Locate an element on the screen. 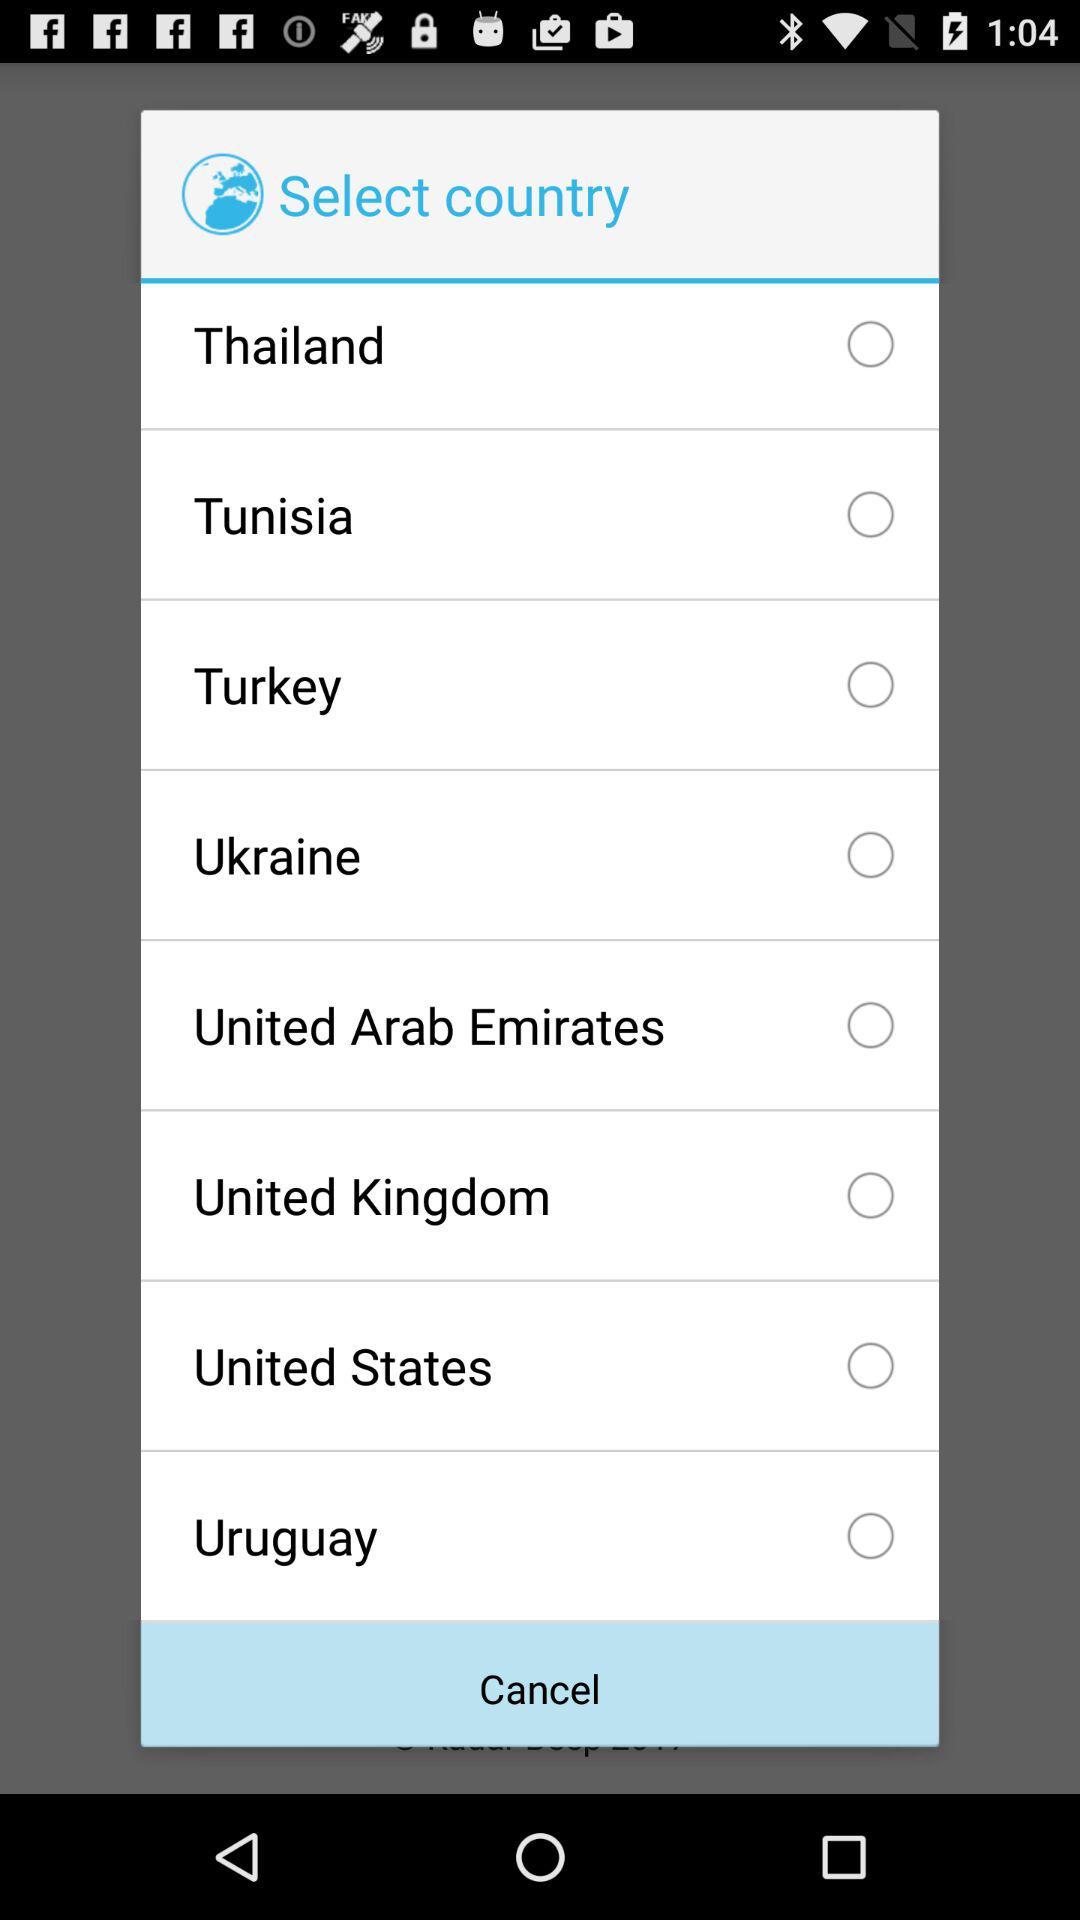  icon above united states is located at coordinates (540, 1195).